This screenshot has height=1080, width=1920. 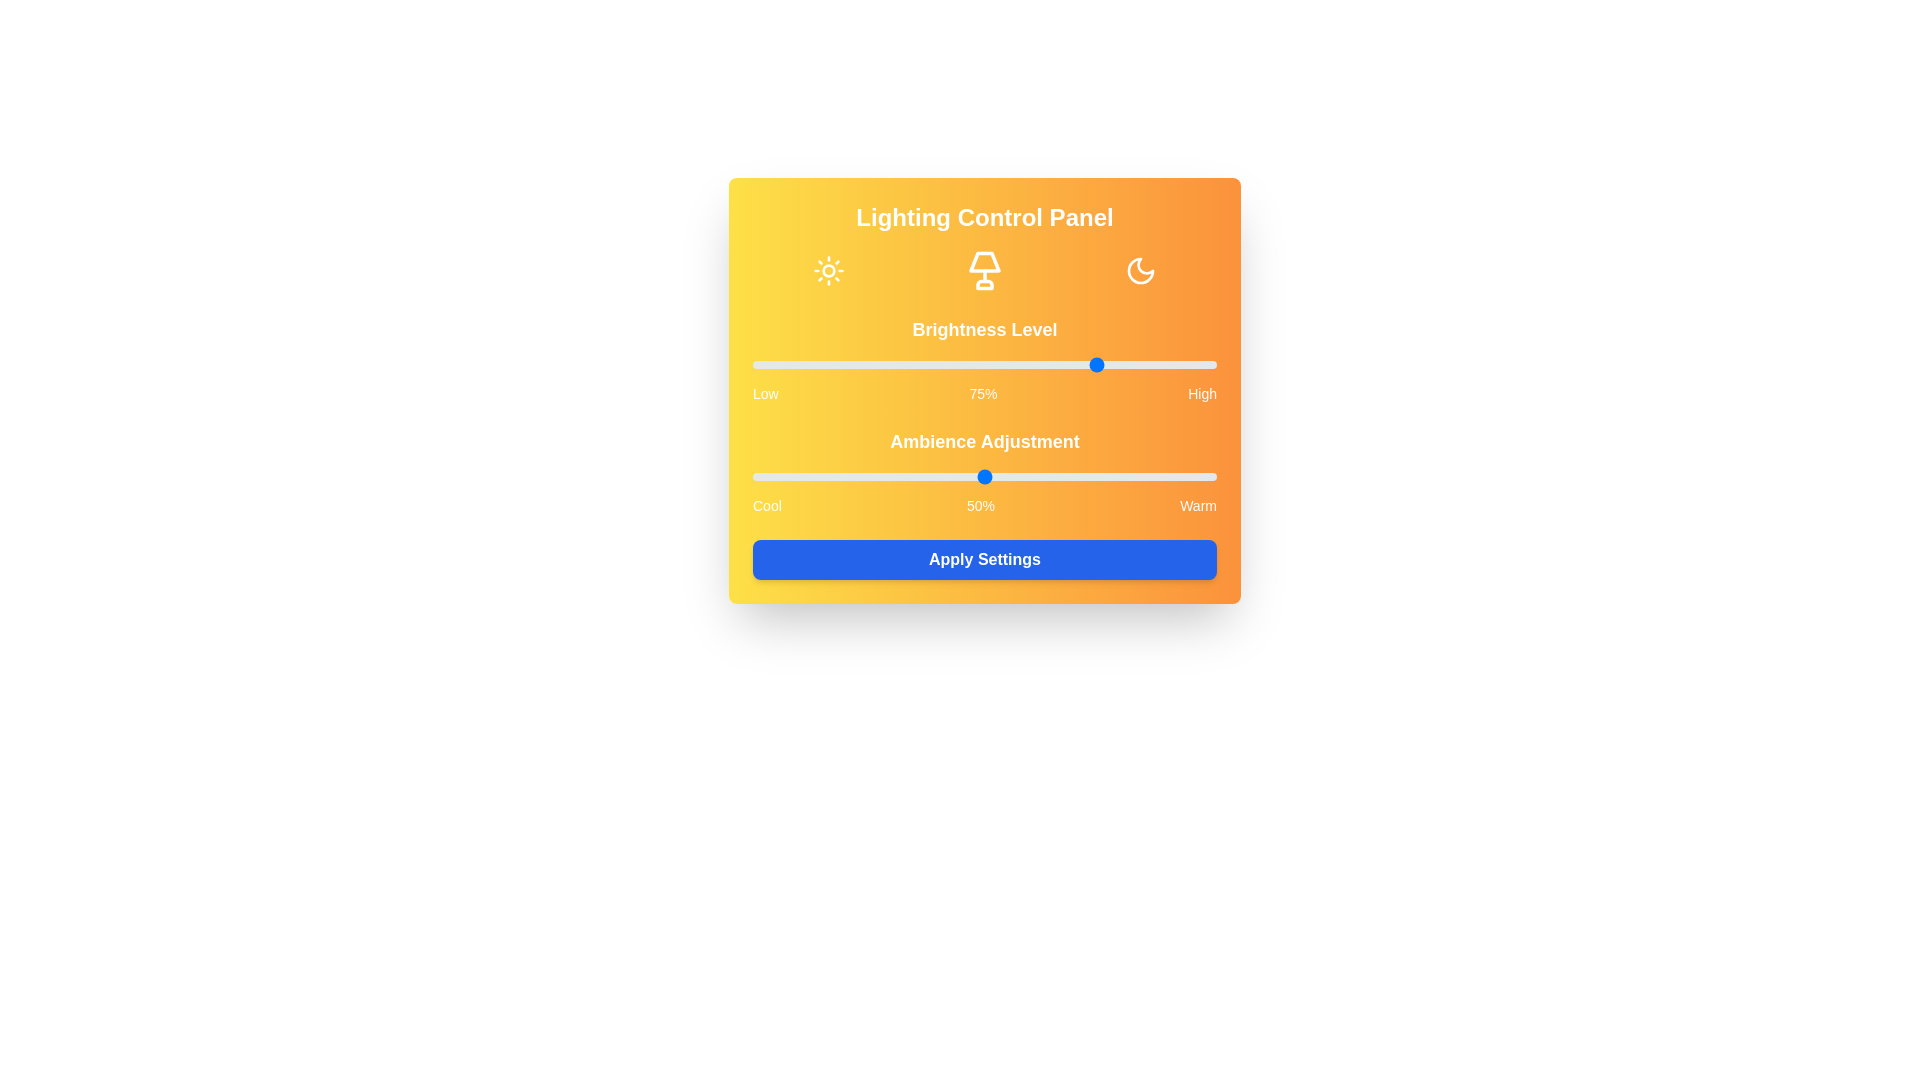 I want to click on the ambiance level to 82% by adjusting the slider, so click(x=1133, y=477).